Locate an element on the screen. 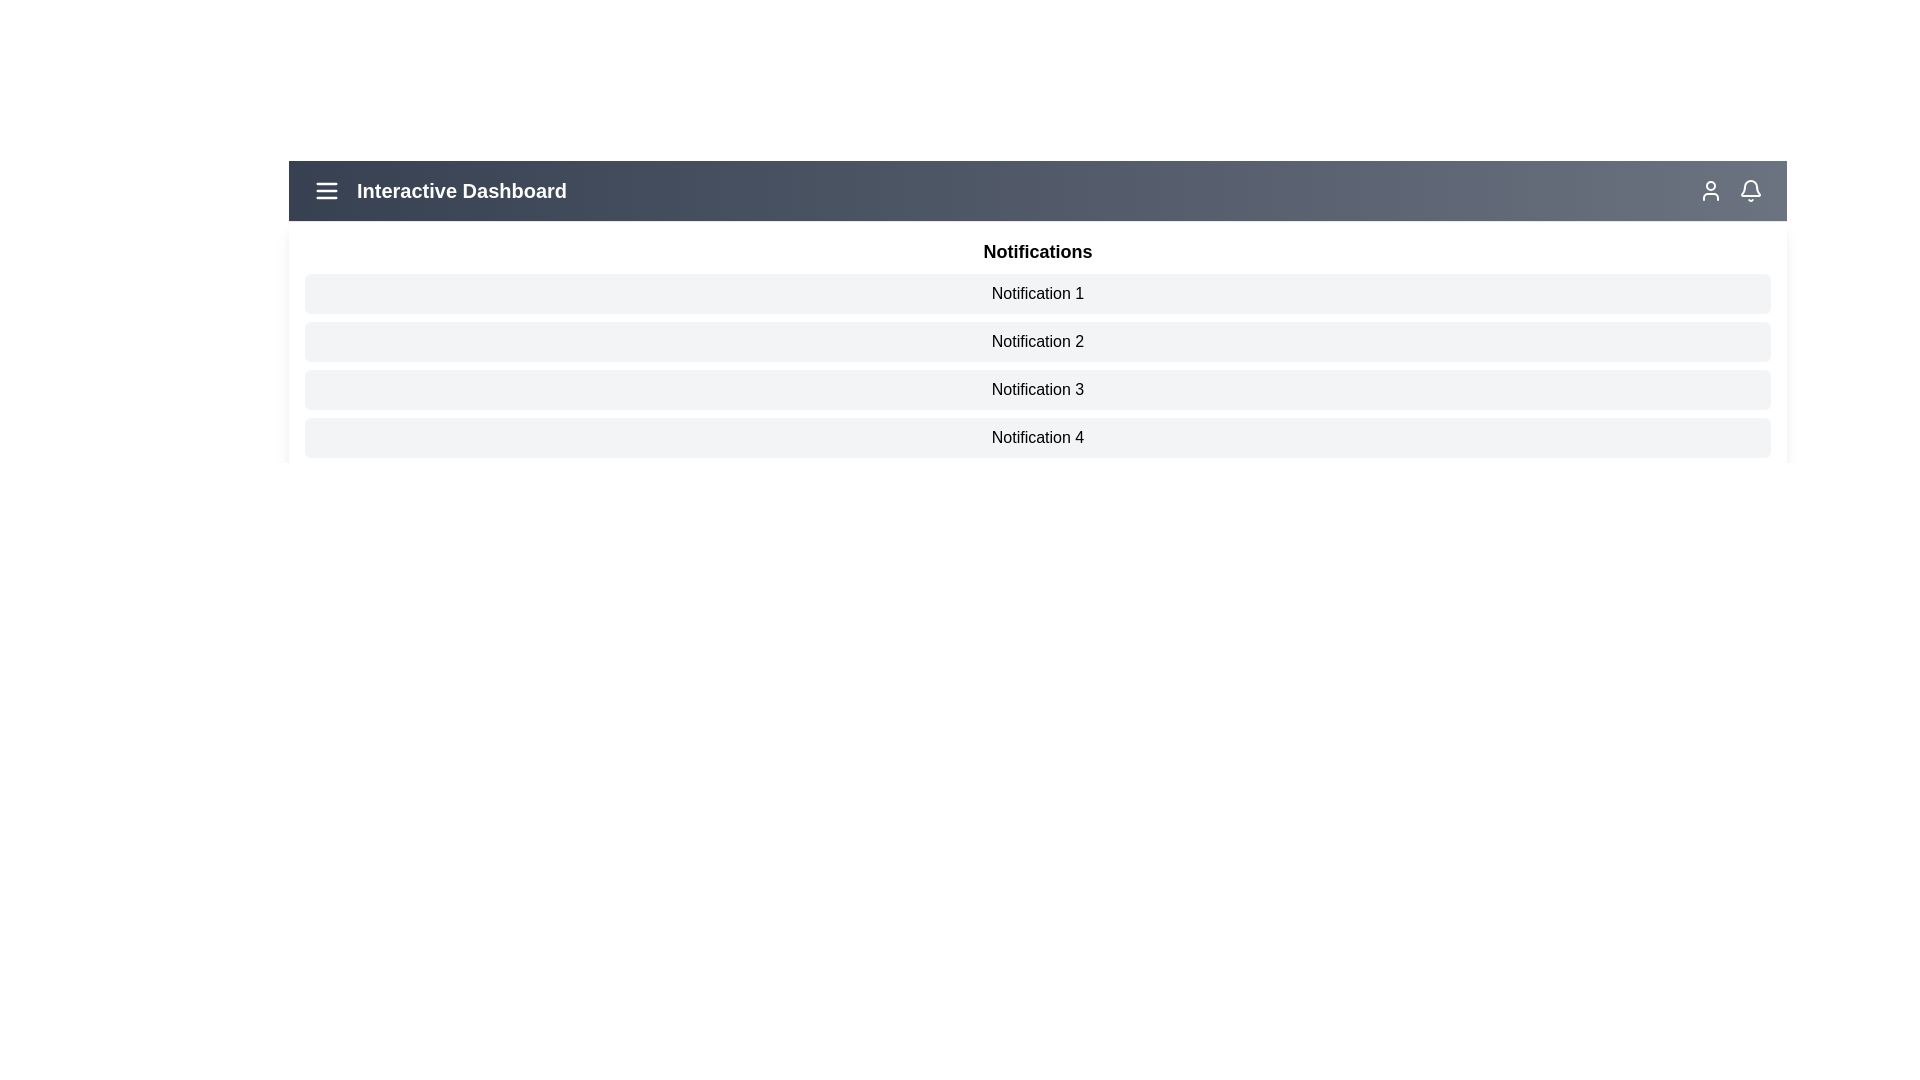 Image resolution: width=1920 pixels, height=1080 pixels. the menu icon to open the navigation drawer is located at coordinates (326, 191).